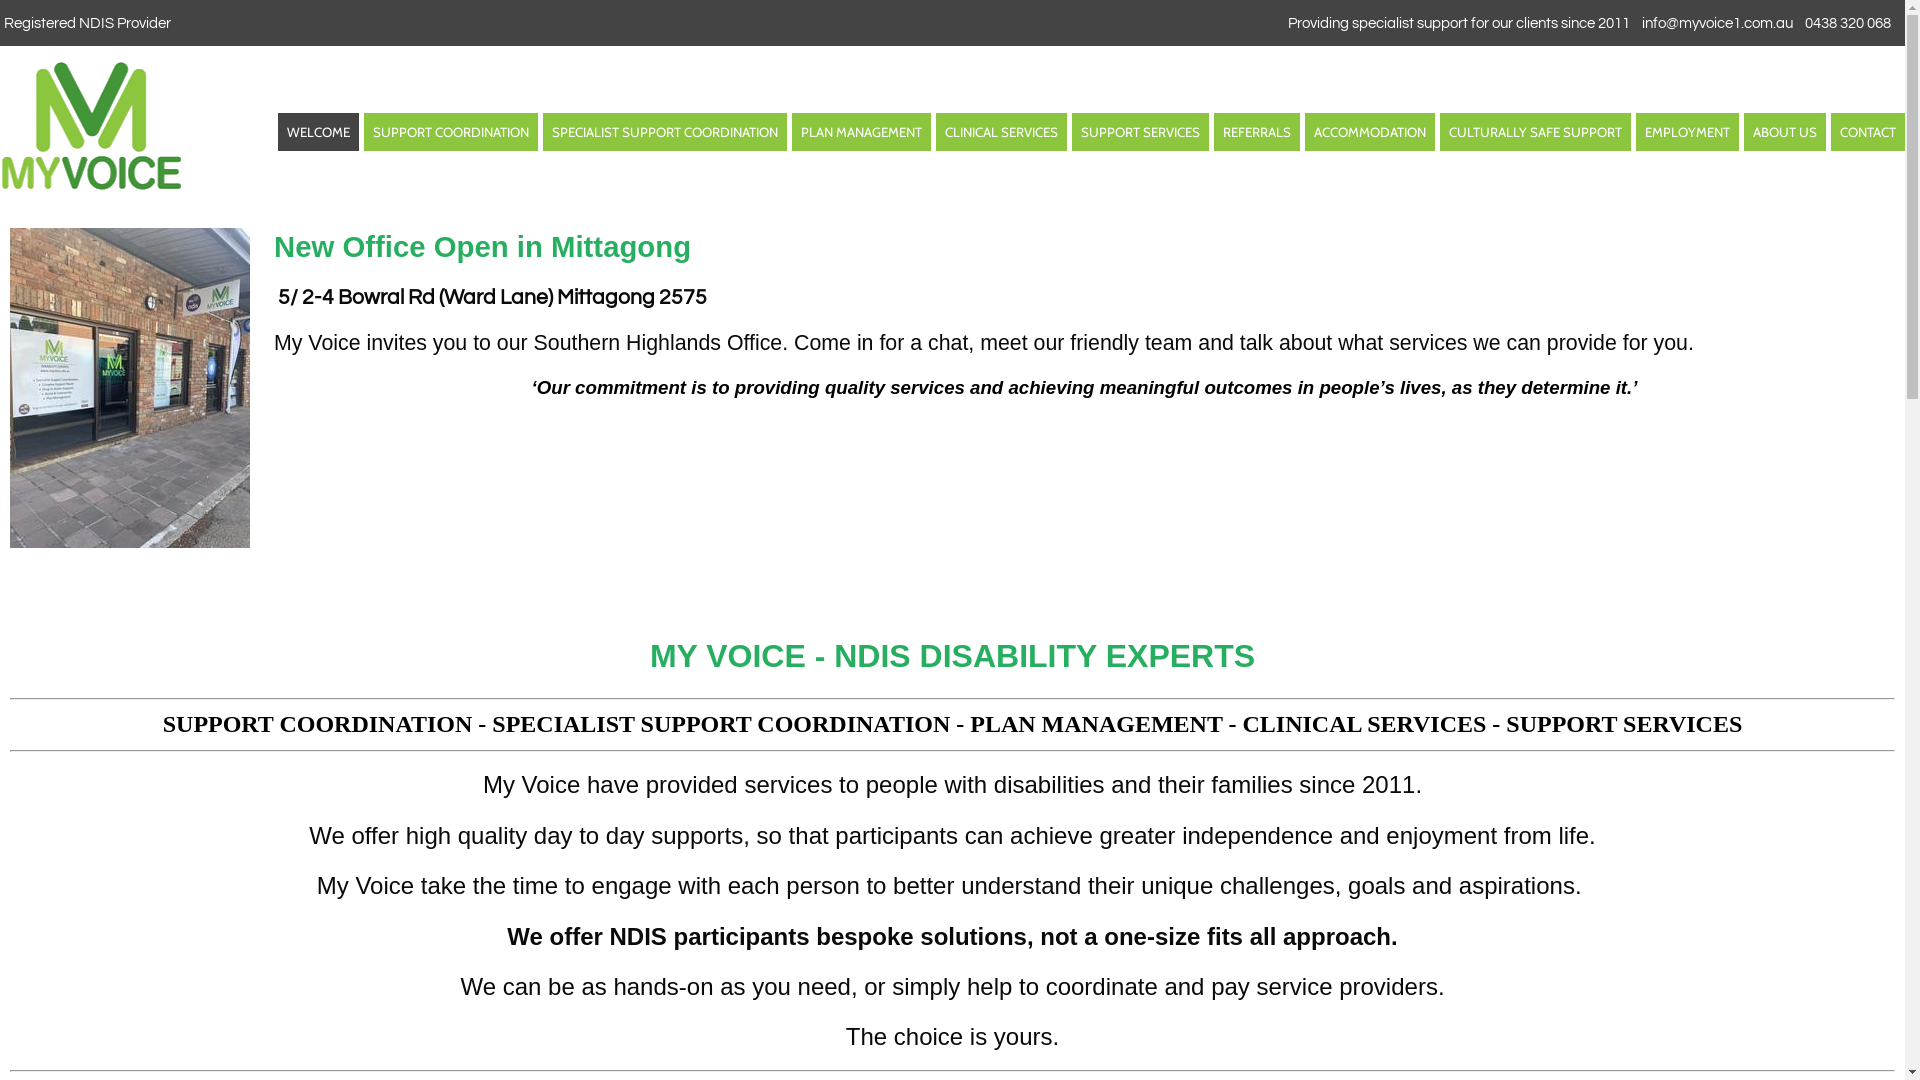  I want to click on 'CULTURALLY SAFE SUPPORT', so click(1534, 132).